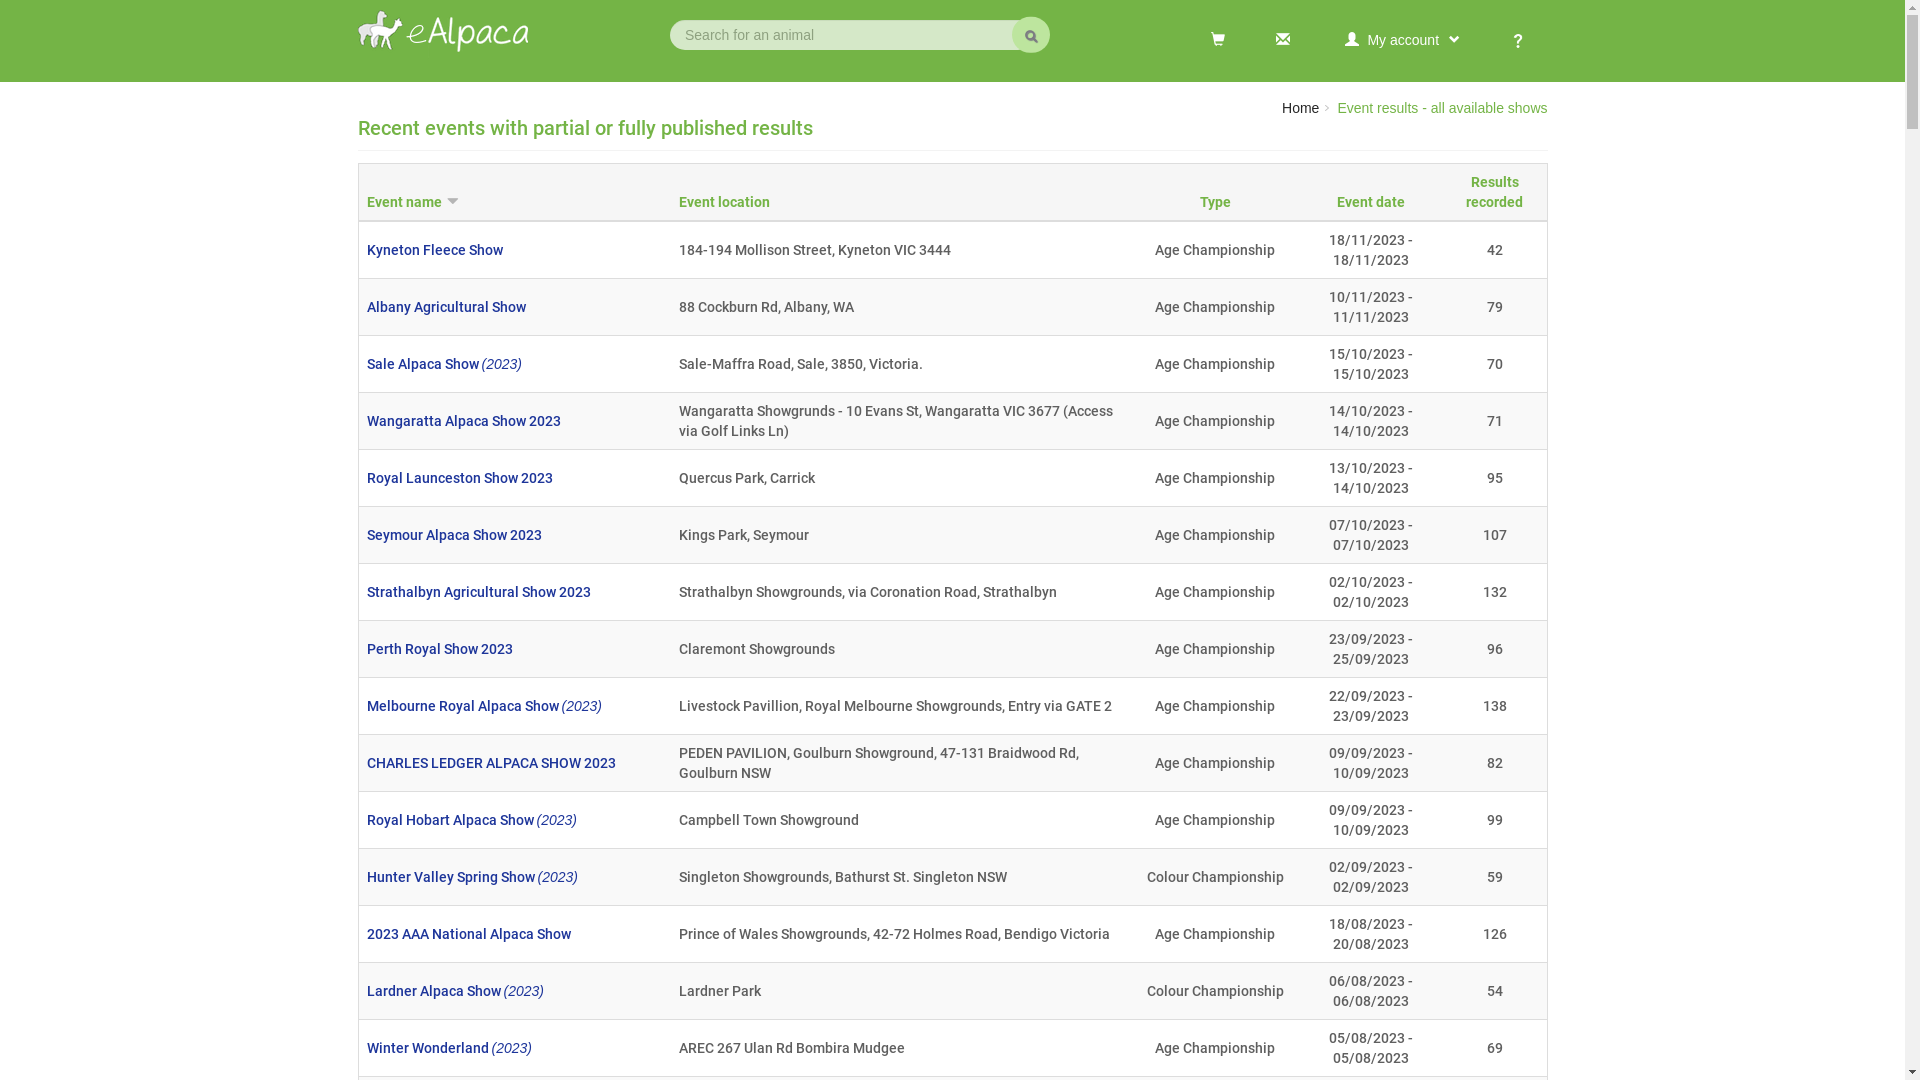  Describe the element at coordinates (458, 478) in the screenshot. I see `'Royal Launceston Show 2023'` at that location.